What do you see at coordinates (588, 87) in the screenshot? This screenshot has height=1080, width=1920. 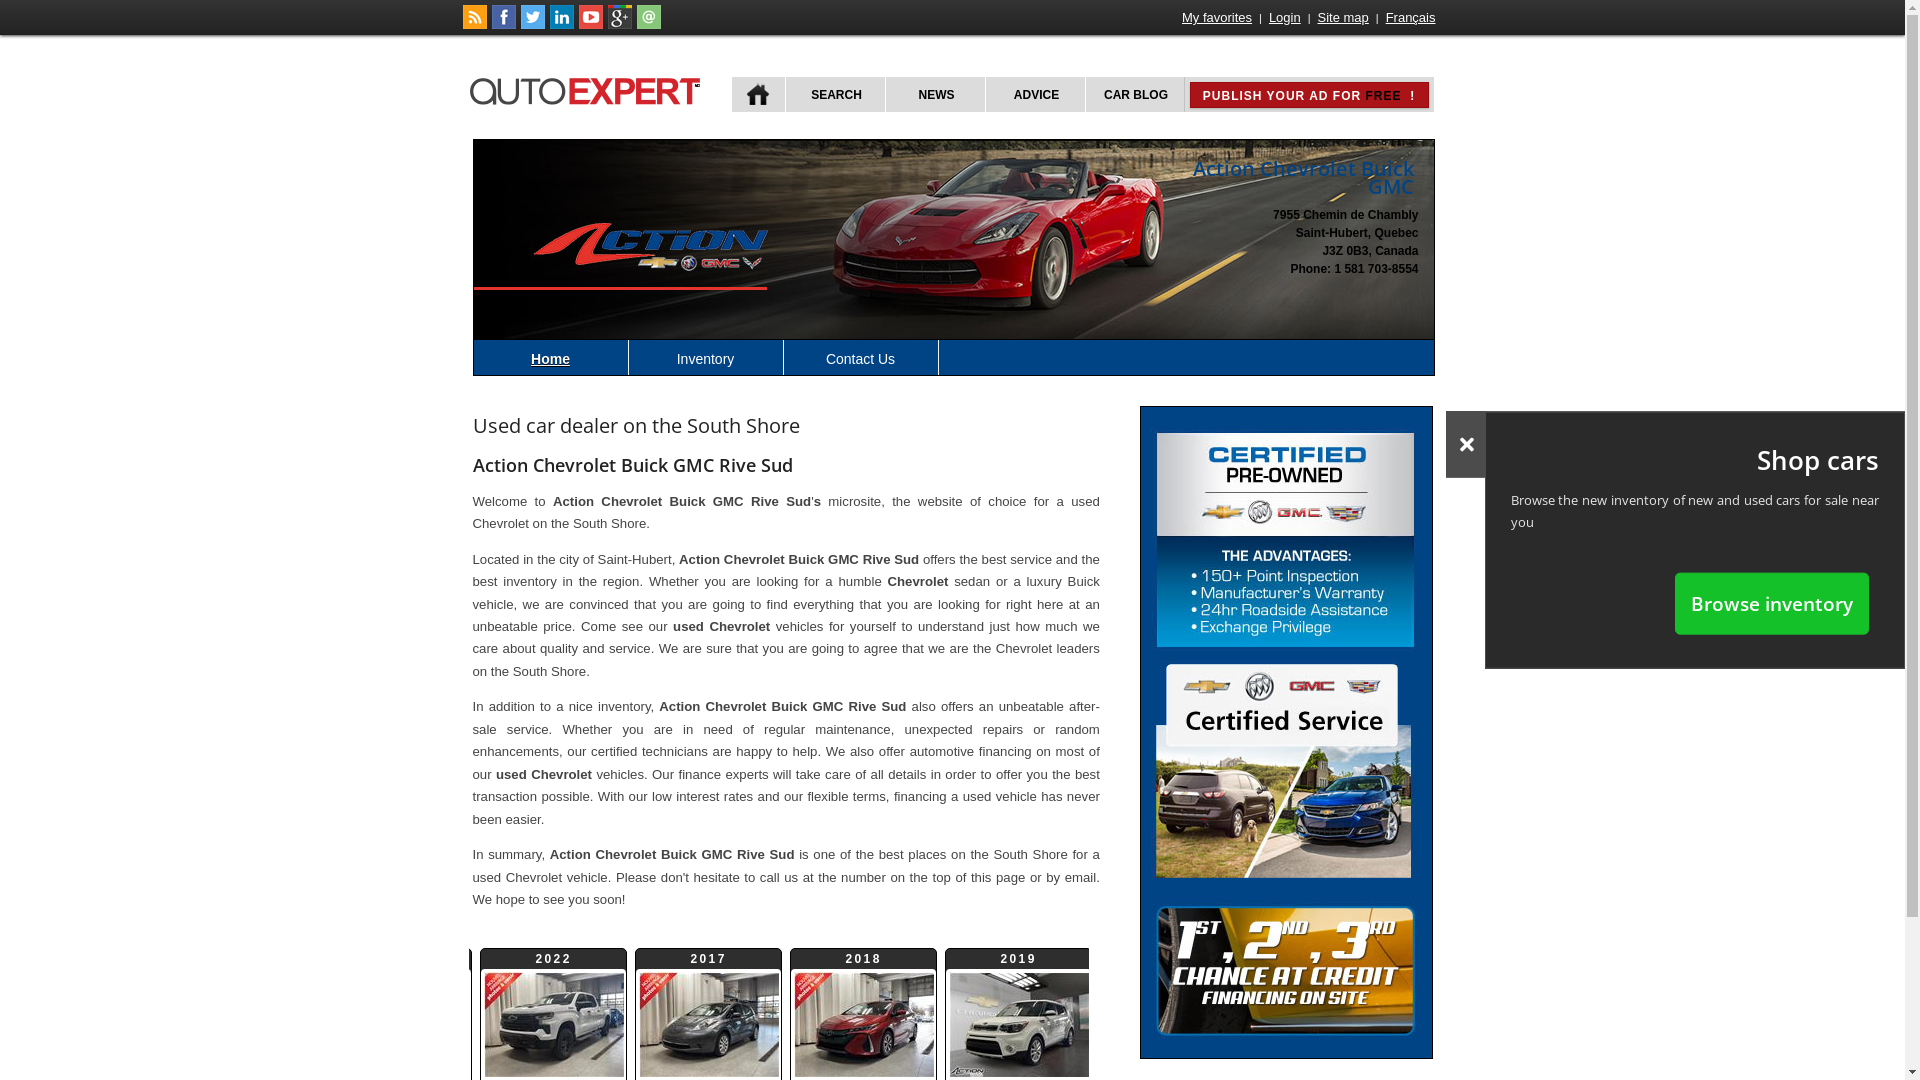 I see `'autoExpert.ca'` at bounding box center [588, 87].